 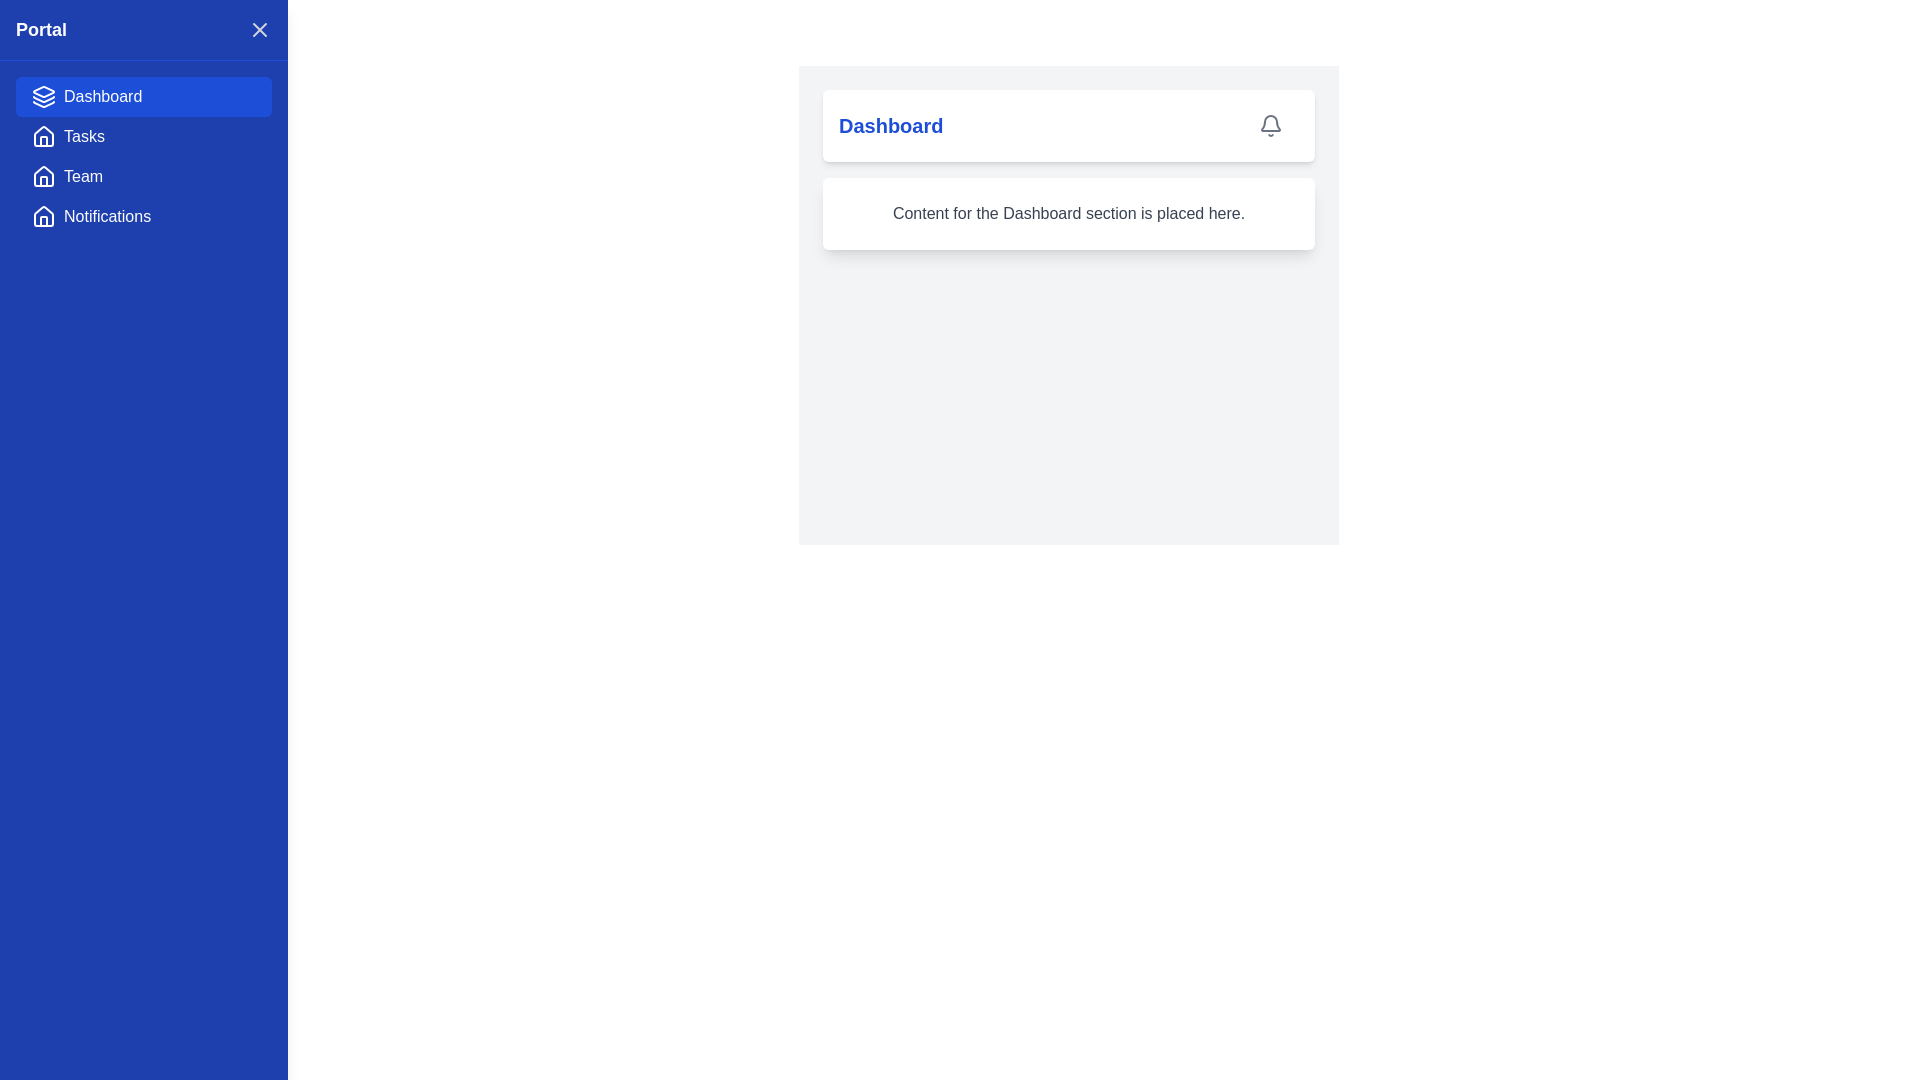 What do you see at coordinates (43, 181) in the screenshot?
I see `the house-shaped icon in the sidebar, which is positioned next to the label 'Team'` at bounding box center [43, 181].